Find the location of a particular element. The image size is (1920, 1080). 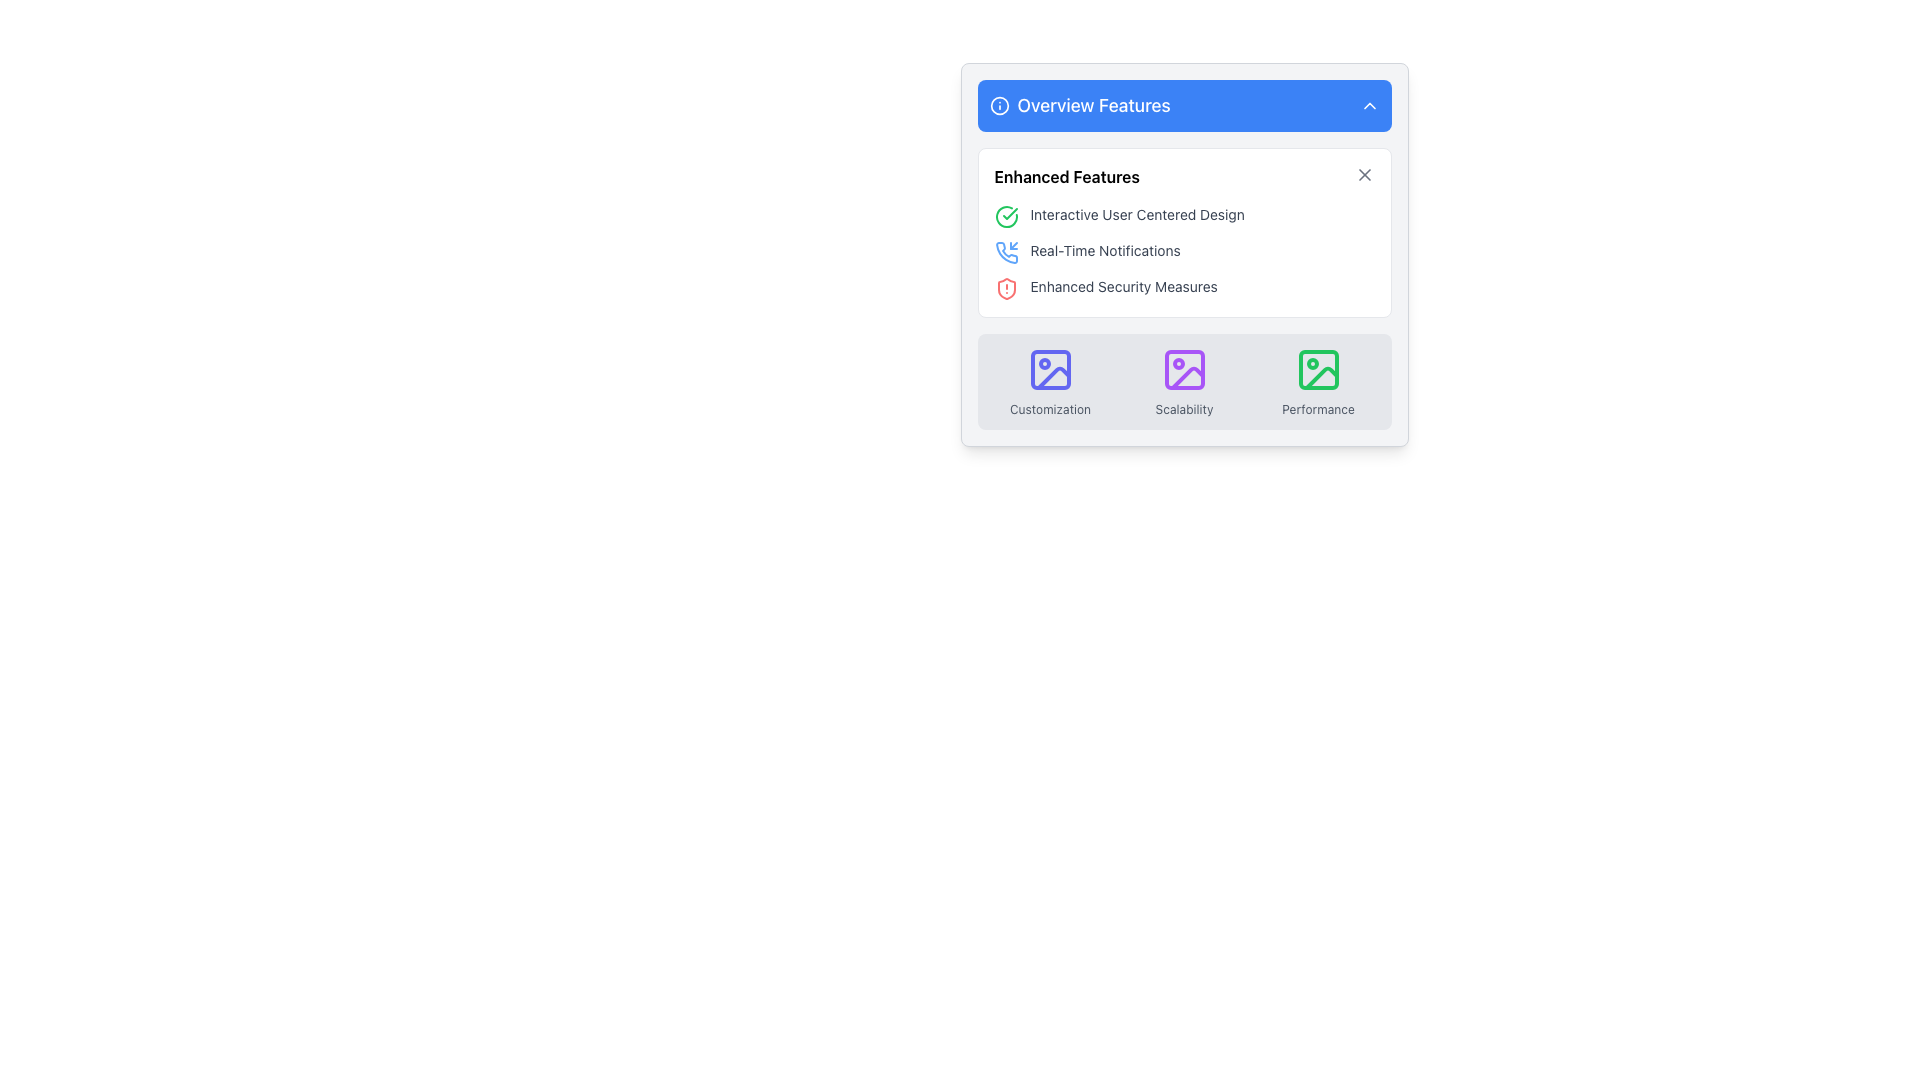

the 'Performance' icon and text label, which is the third item in the bottom section of the 'Enhanced Features' panel, featuring a green outlined square icon above gray text is located at coordinates (1318, 381).